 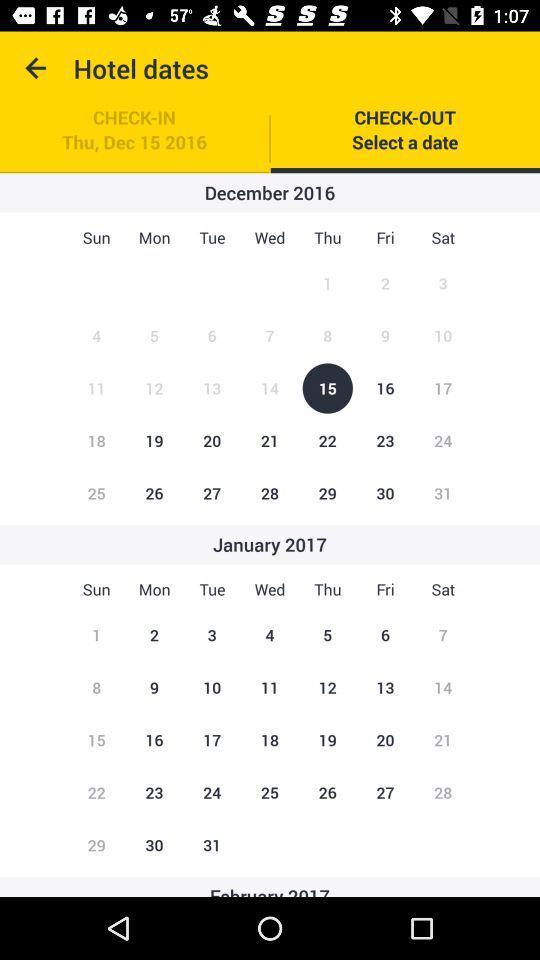 What do you see at coordinates (95, 387) in the screenshot?
I see `the date 11 december 2016` at bounding box center [95, 387].